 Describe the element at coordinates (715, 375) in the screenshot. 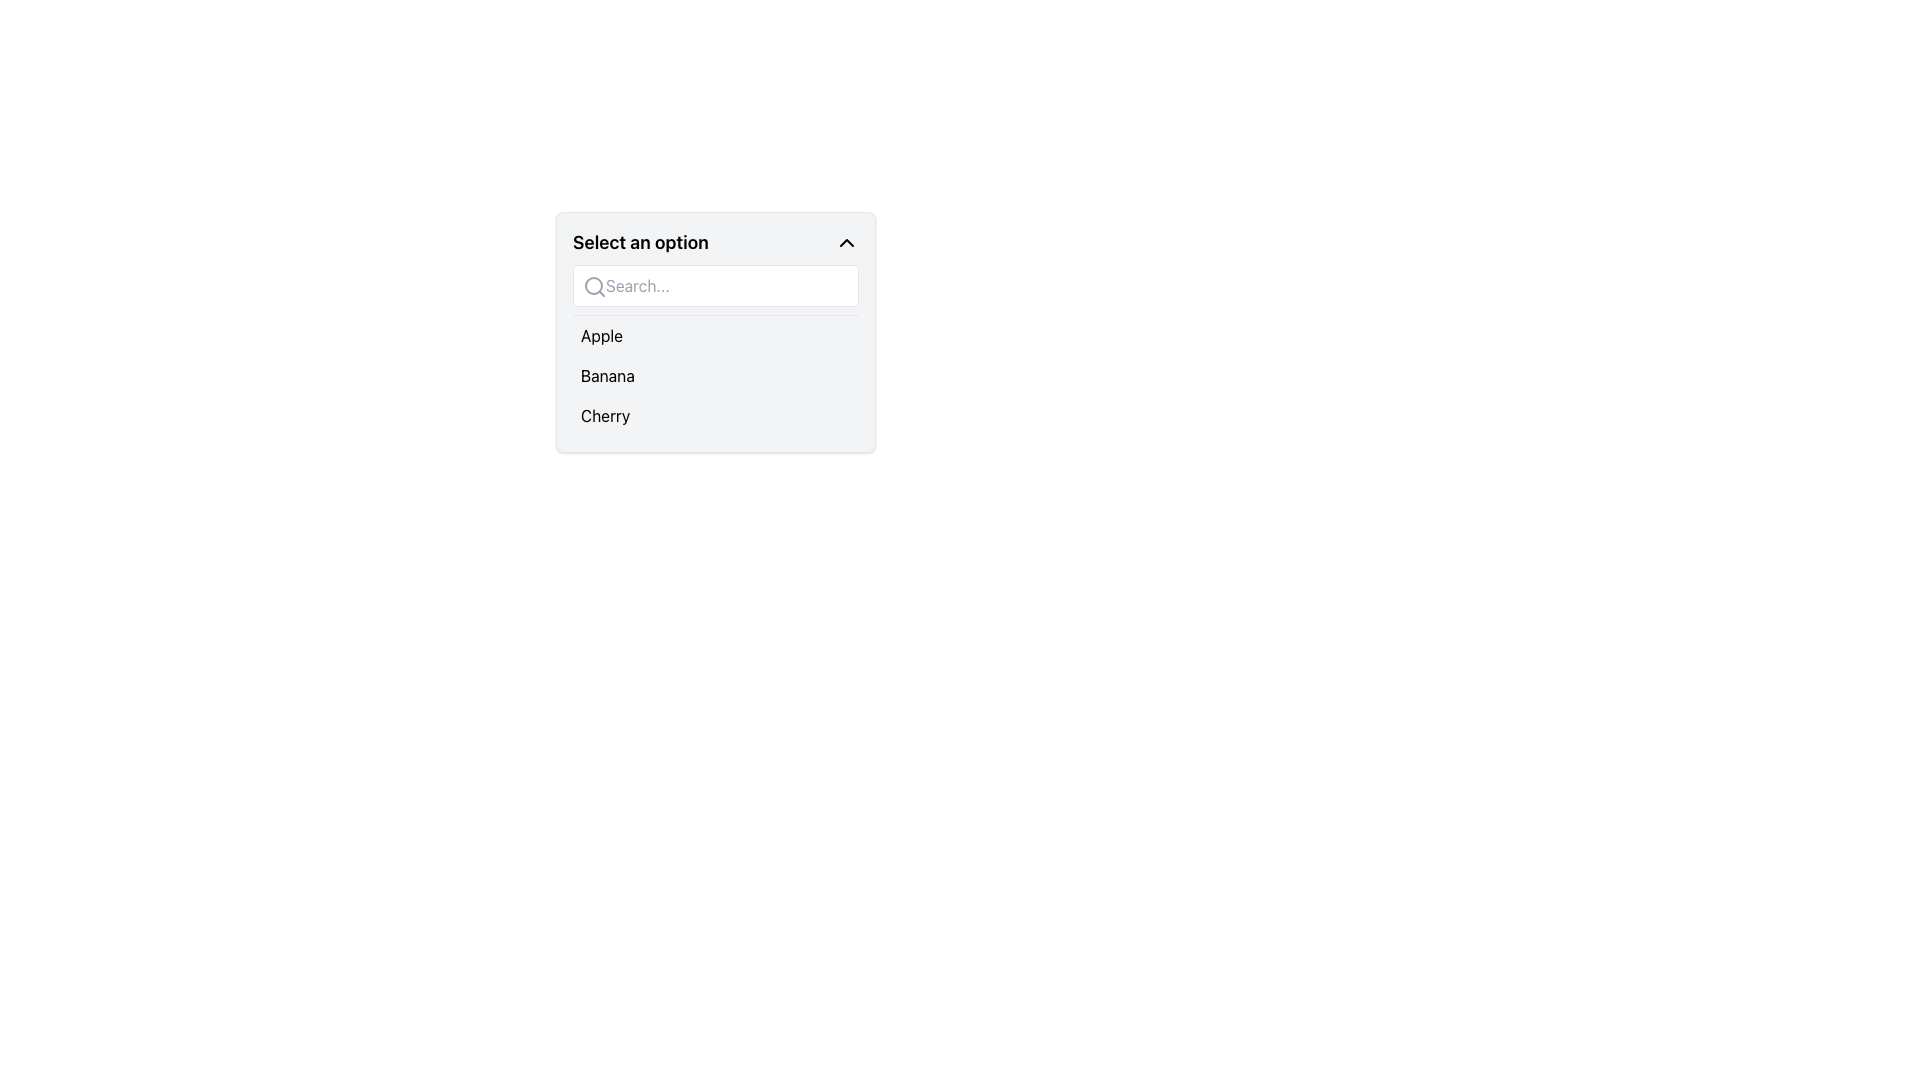

I see `the selectable list item labeled 'Banana'` at that location.